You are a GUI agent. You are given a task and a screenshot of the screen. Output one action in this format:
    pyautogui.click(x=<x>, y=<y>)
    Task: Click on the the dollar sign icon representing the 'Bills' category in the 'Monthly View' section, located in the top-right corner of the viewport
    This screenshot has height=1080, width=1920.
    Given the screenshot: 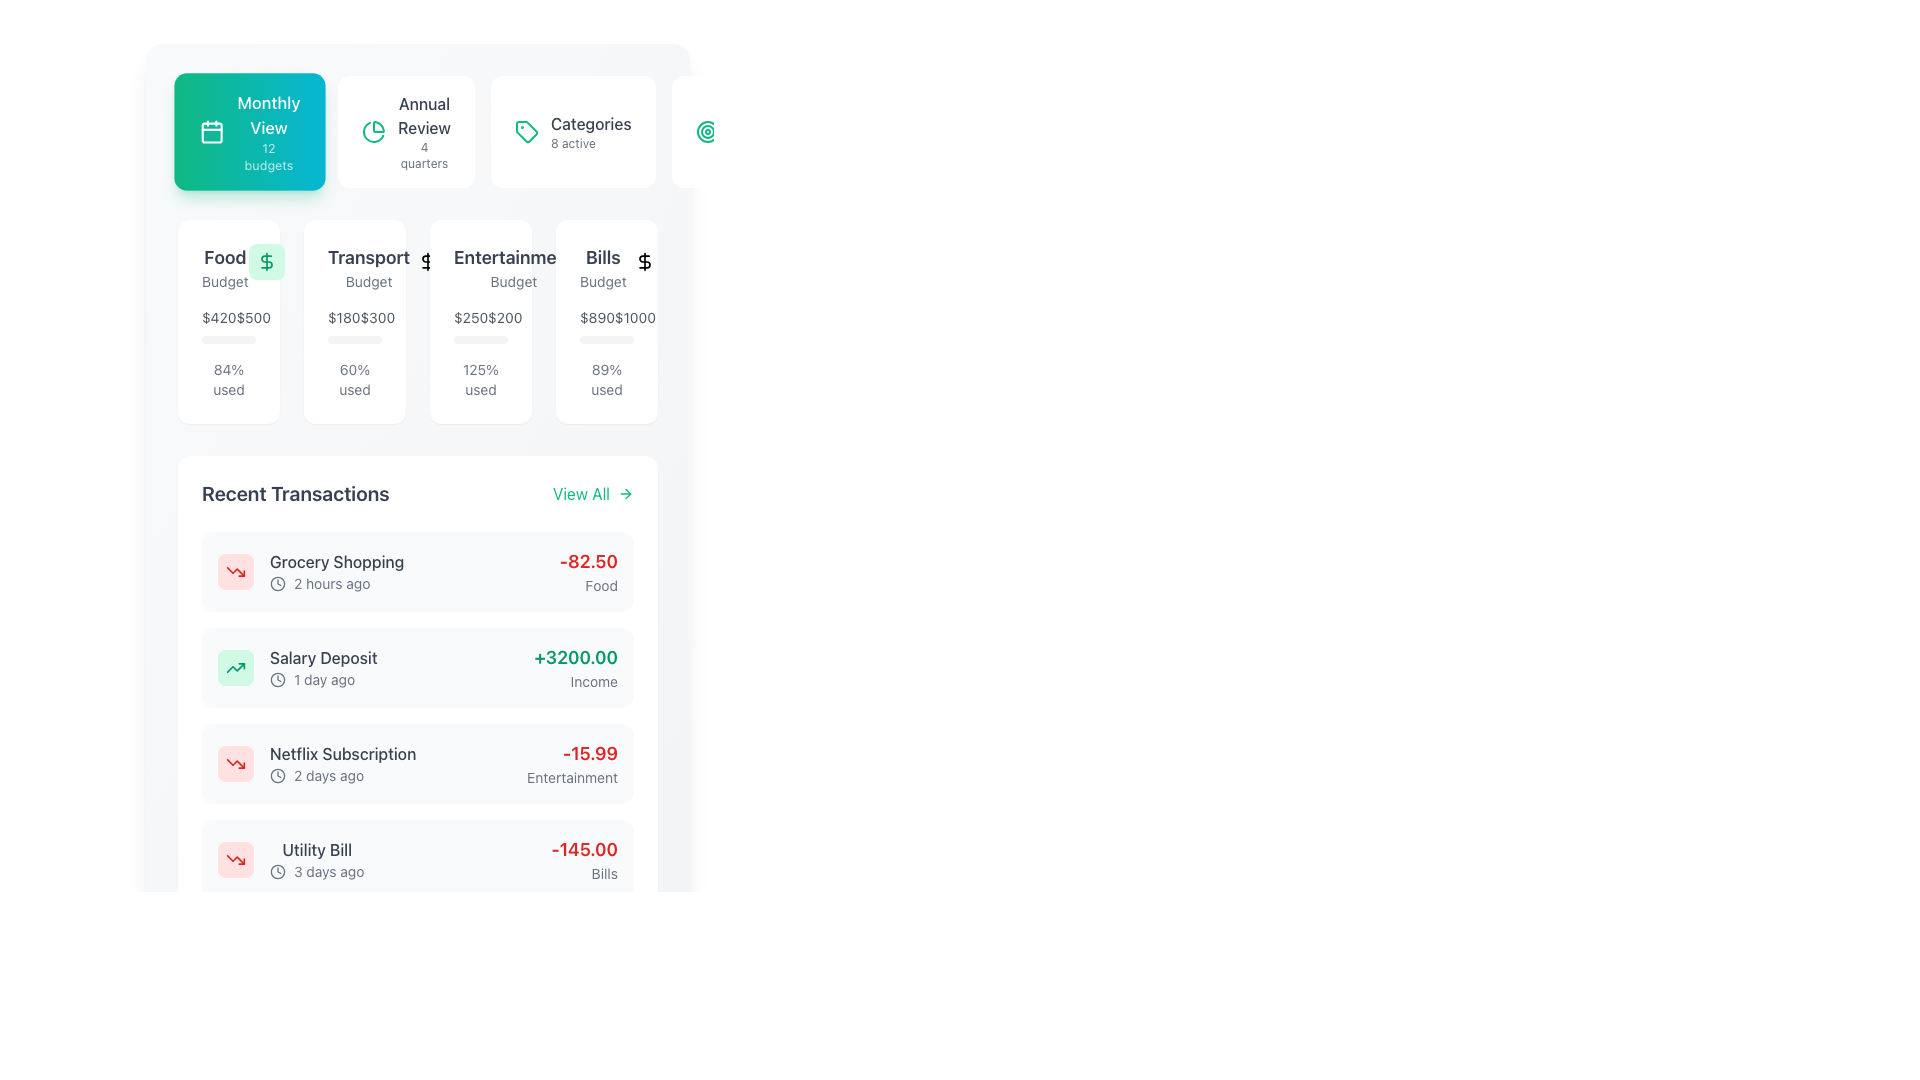 What is the action you would take?
    pyautogui.click(x=644, y=261)
    